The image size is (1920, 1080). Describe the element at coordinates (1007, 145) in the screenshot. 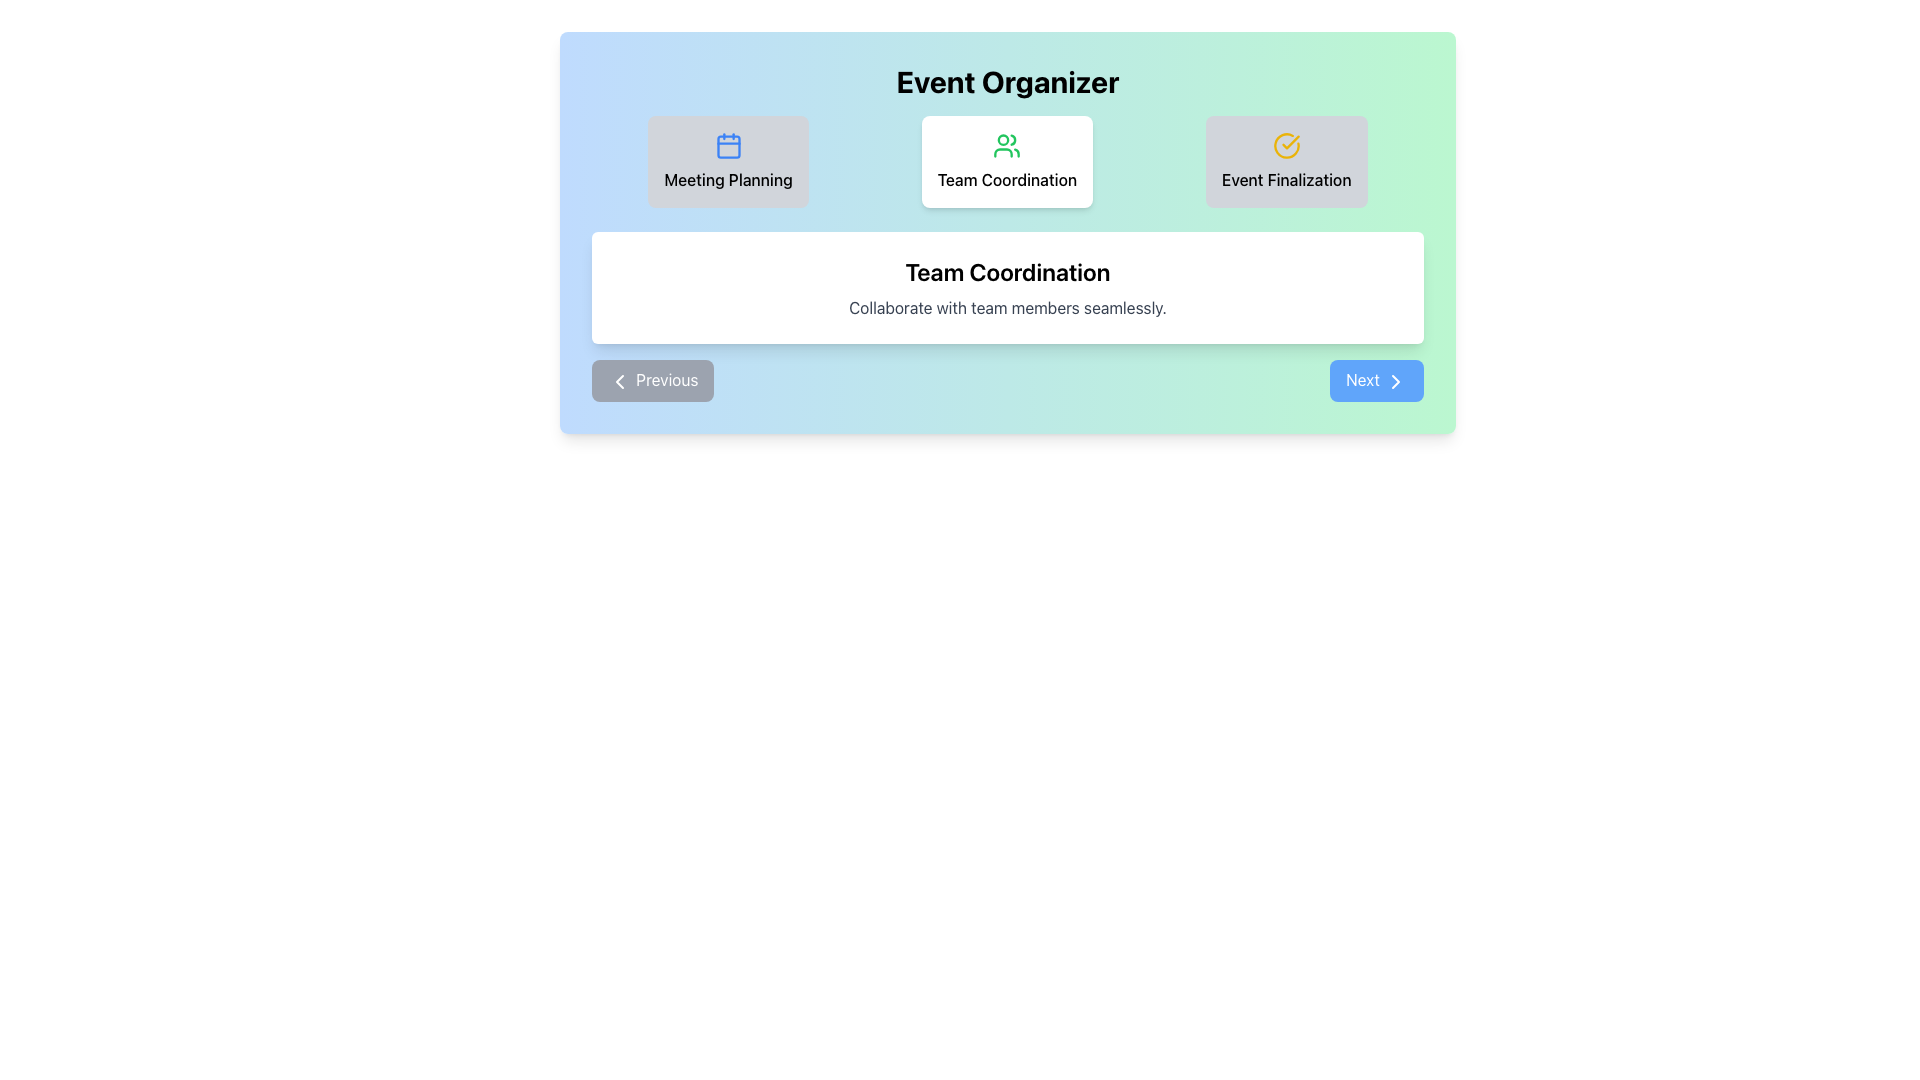

I see `the green icon shaped like three abstract human figures located in the 'Team Coordination' section above the 'Team Coordination' text` at that location.